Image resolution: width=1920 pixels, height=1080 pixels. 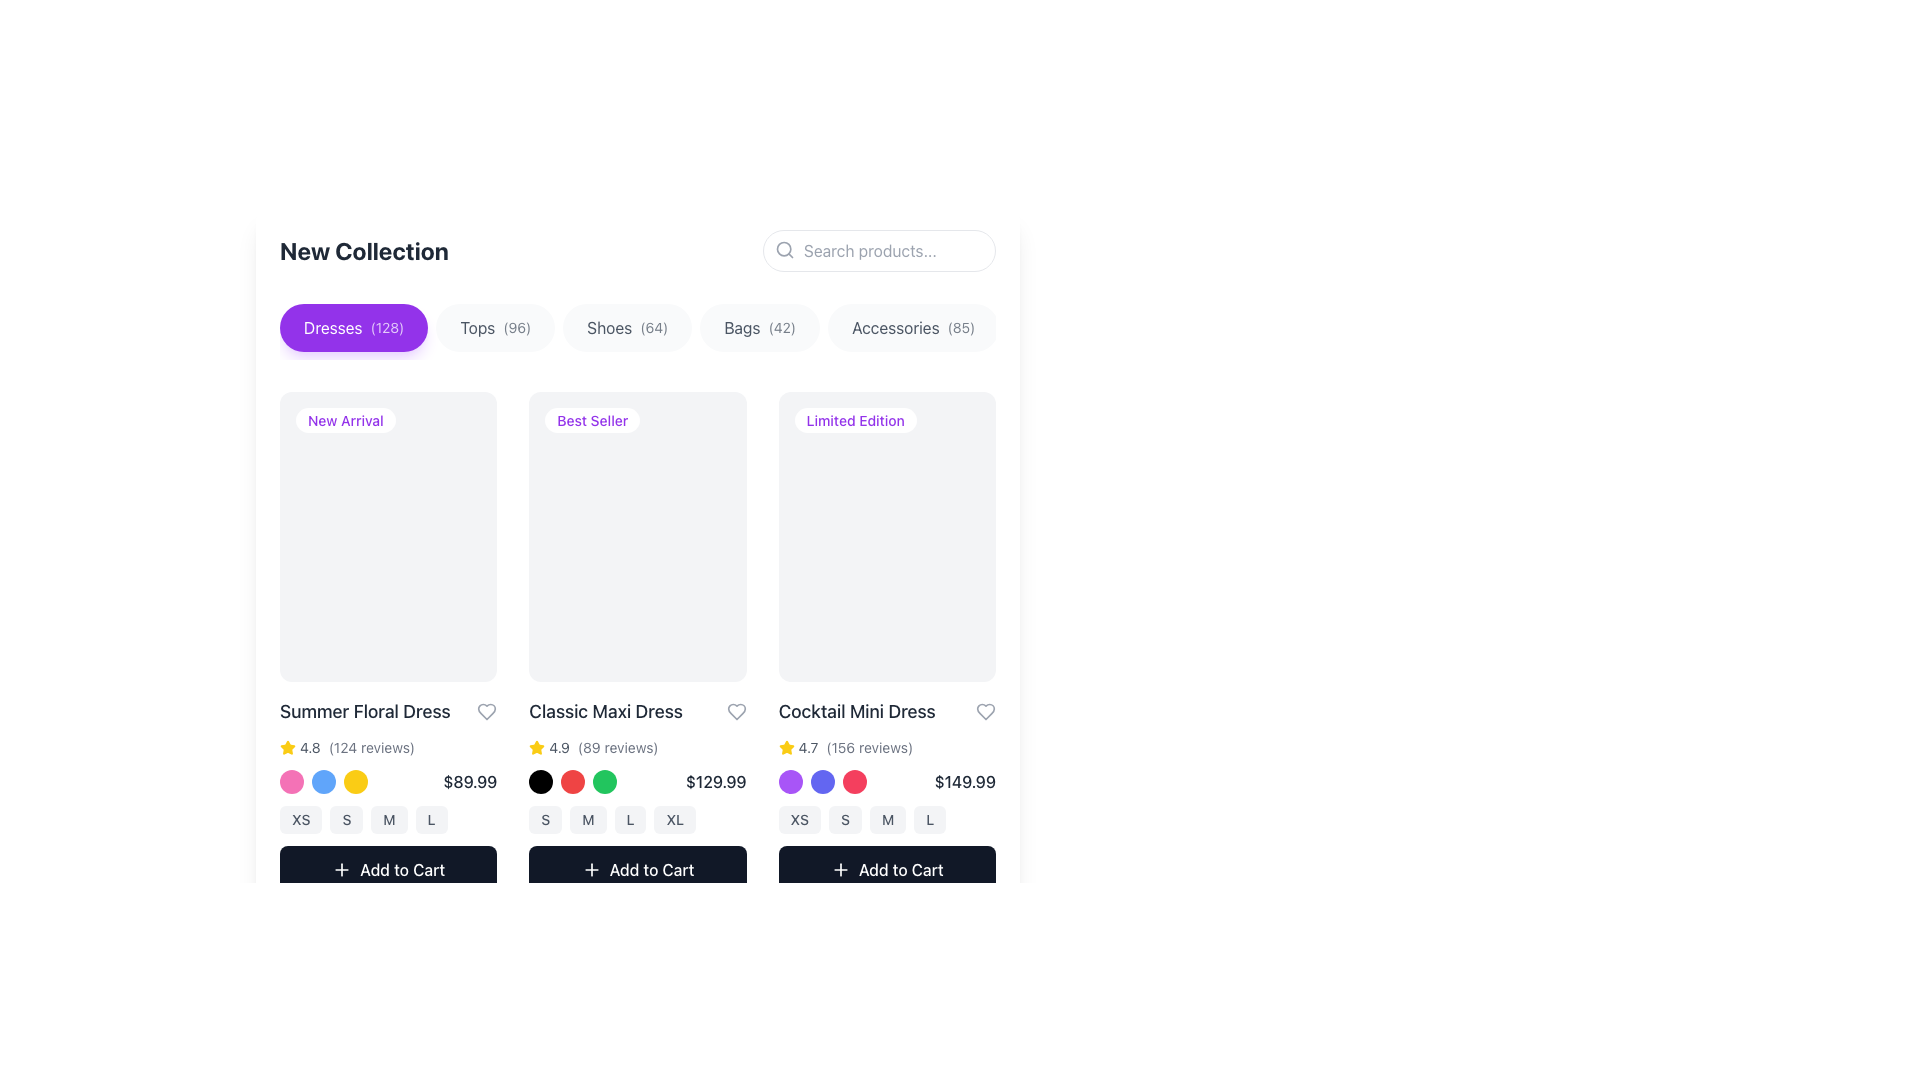 I want to click on the static text label displaying '(85)' that is semi-transparent and located adjacent to the 'Accessories' menu item at the top of the section, so click(x=961, y=326).